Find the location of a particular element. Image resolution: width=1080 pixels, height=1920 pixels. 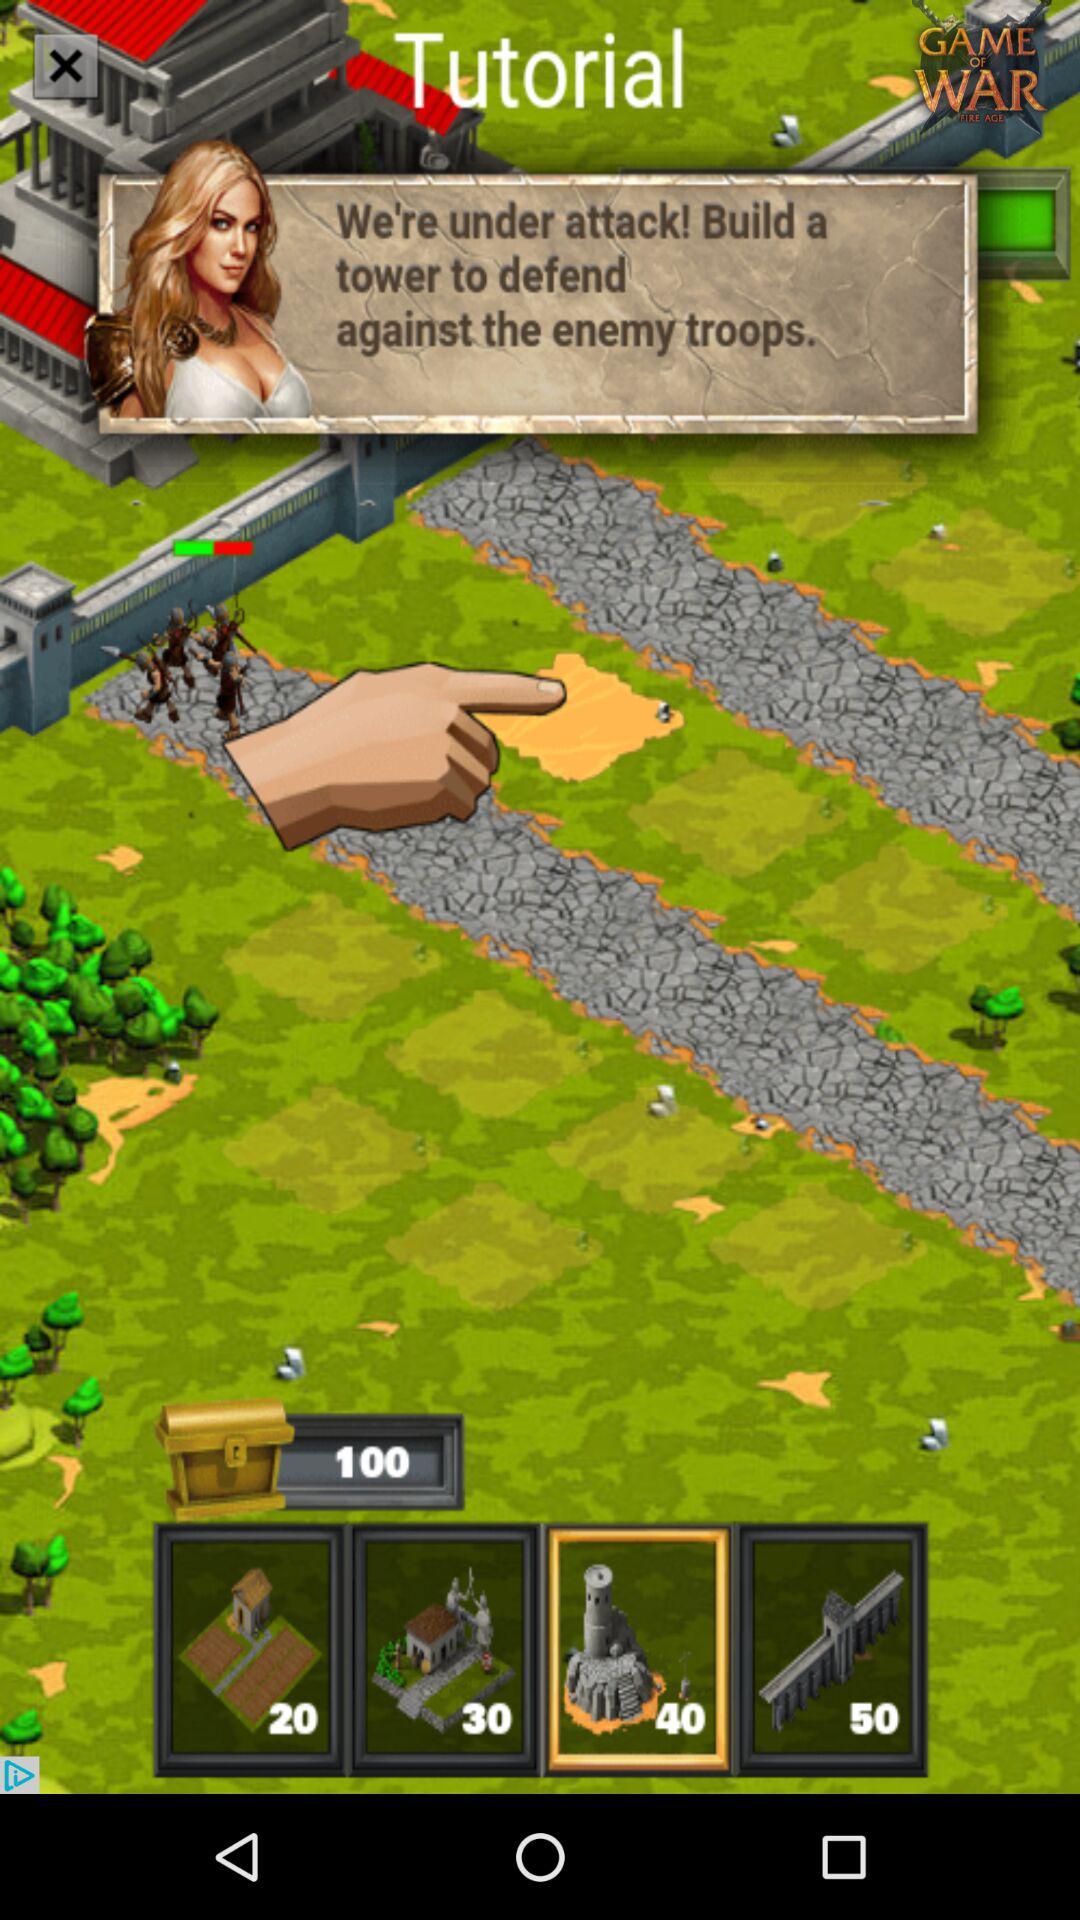

the close icon is located at coordinates (64, 70).